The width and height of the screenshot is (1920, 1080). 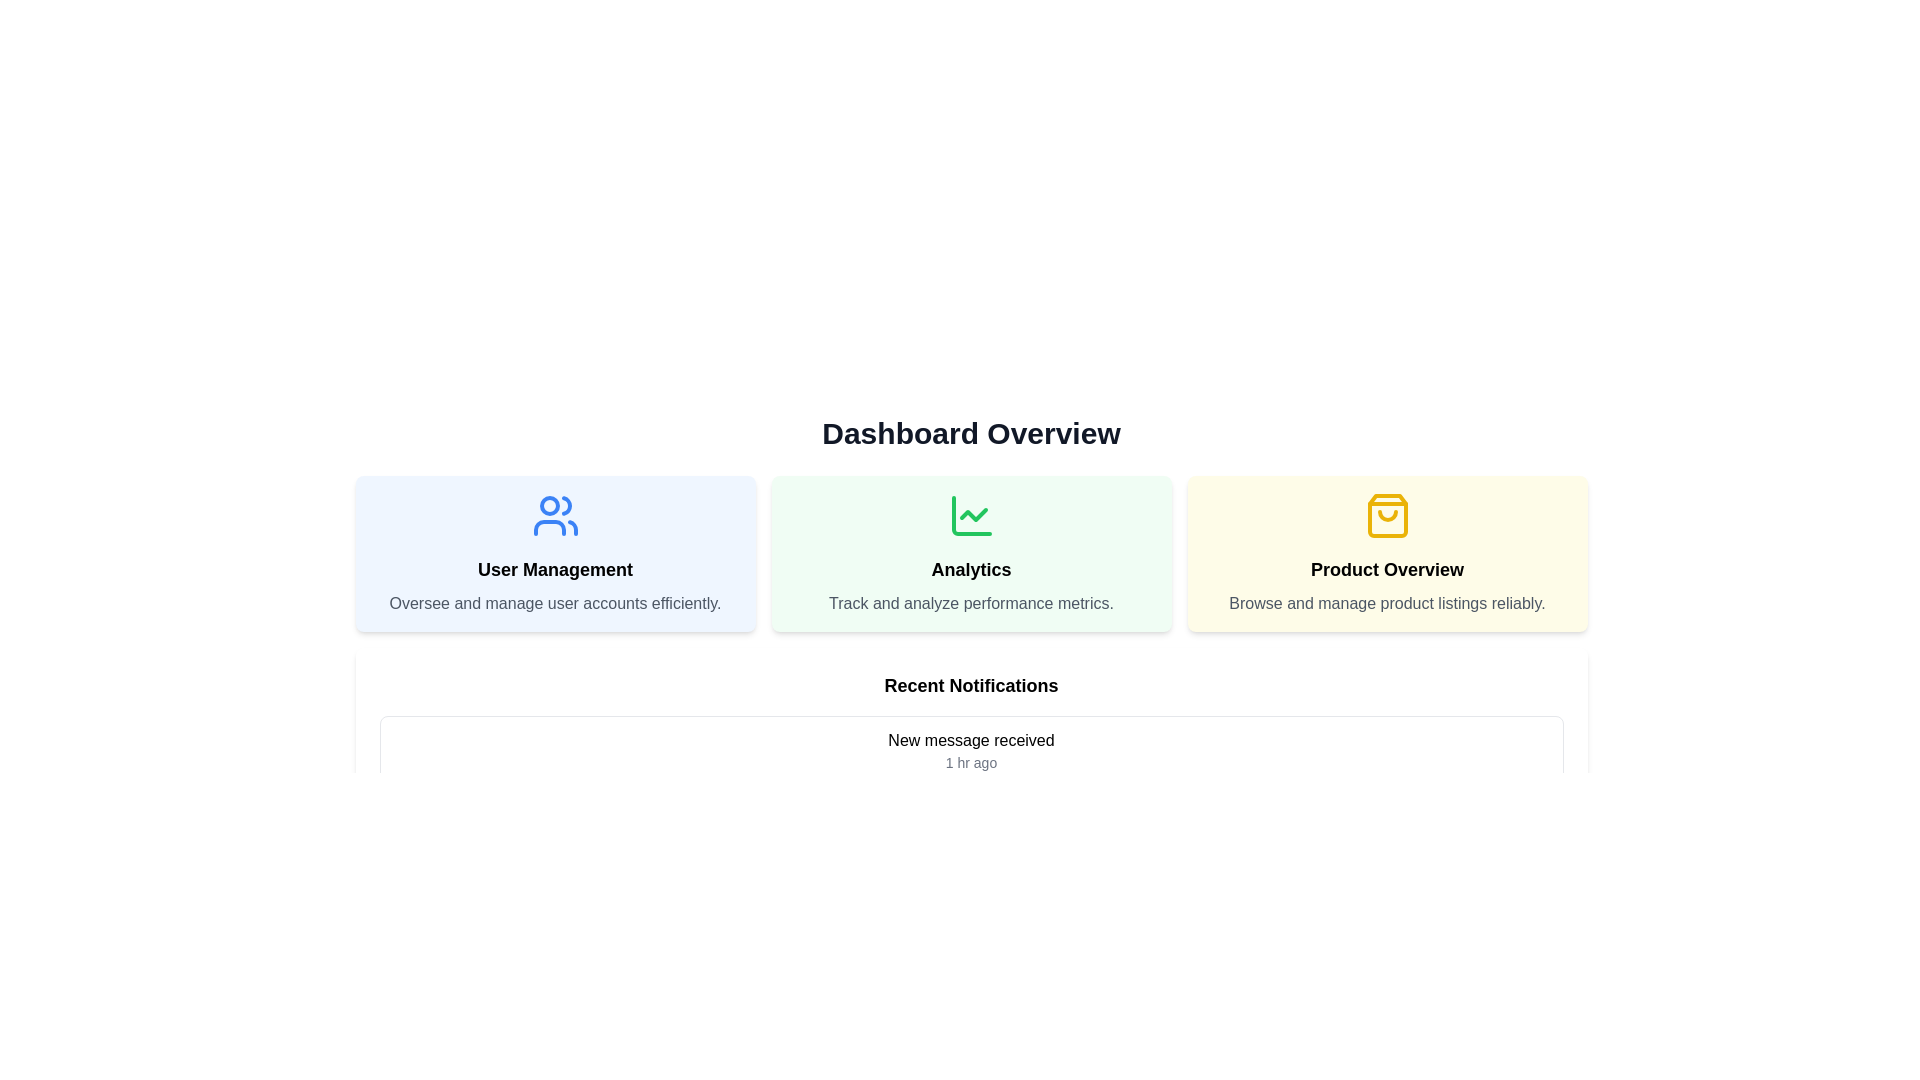 I want to click on the text element that contains 'Track and analyze performance metrics.' which is styled with a gray font color and part of the 'Analytics' section, so click(x=971, y=603).